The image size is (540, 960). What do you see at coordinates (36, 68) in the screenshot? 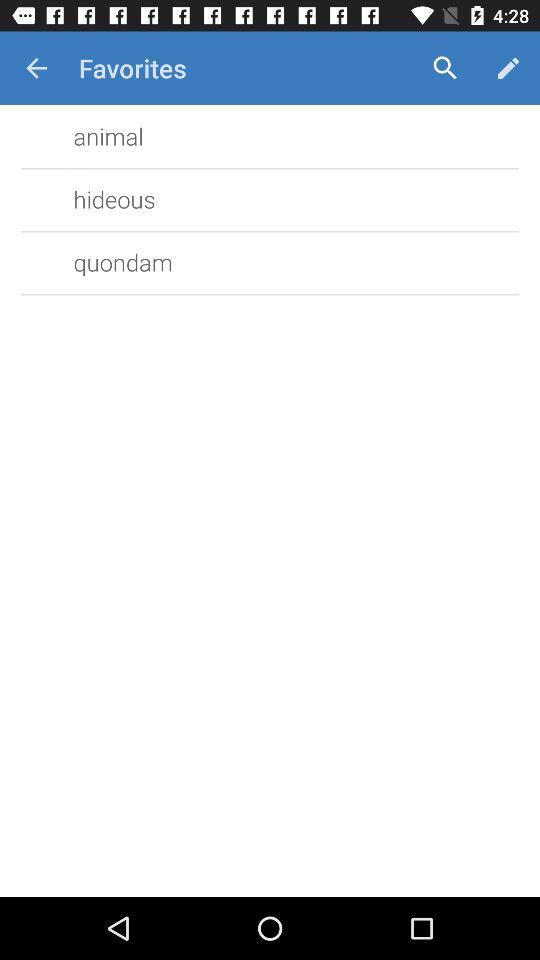
I see `icon above animal icon` at bounding box center [36, 68].